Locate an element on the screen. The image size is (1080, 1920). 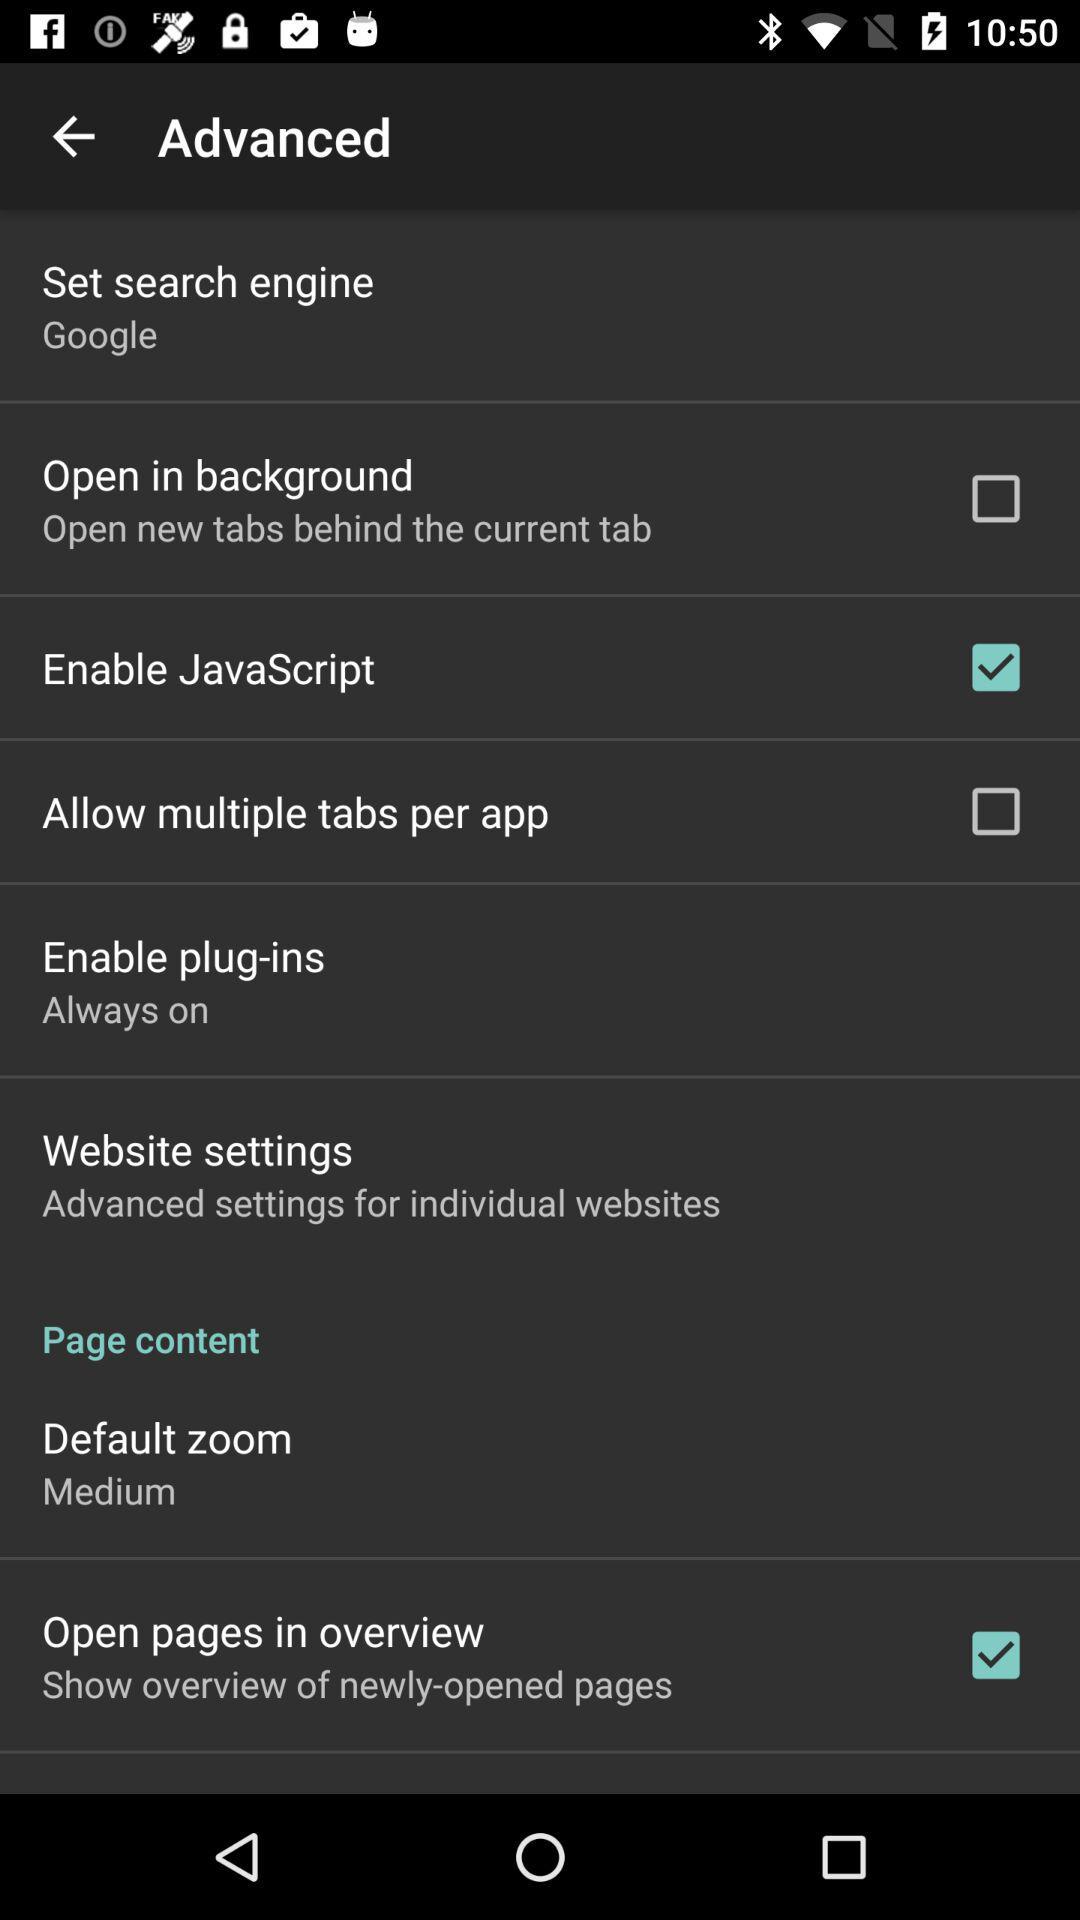
the item next to advanced item is located at coordinates (72, 135).